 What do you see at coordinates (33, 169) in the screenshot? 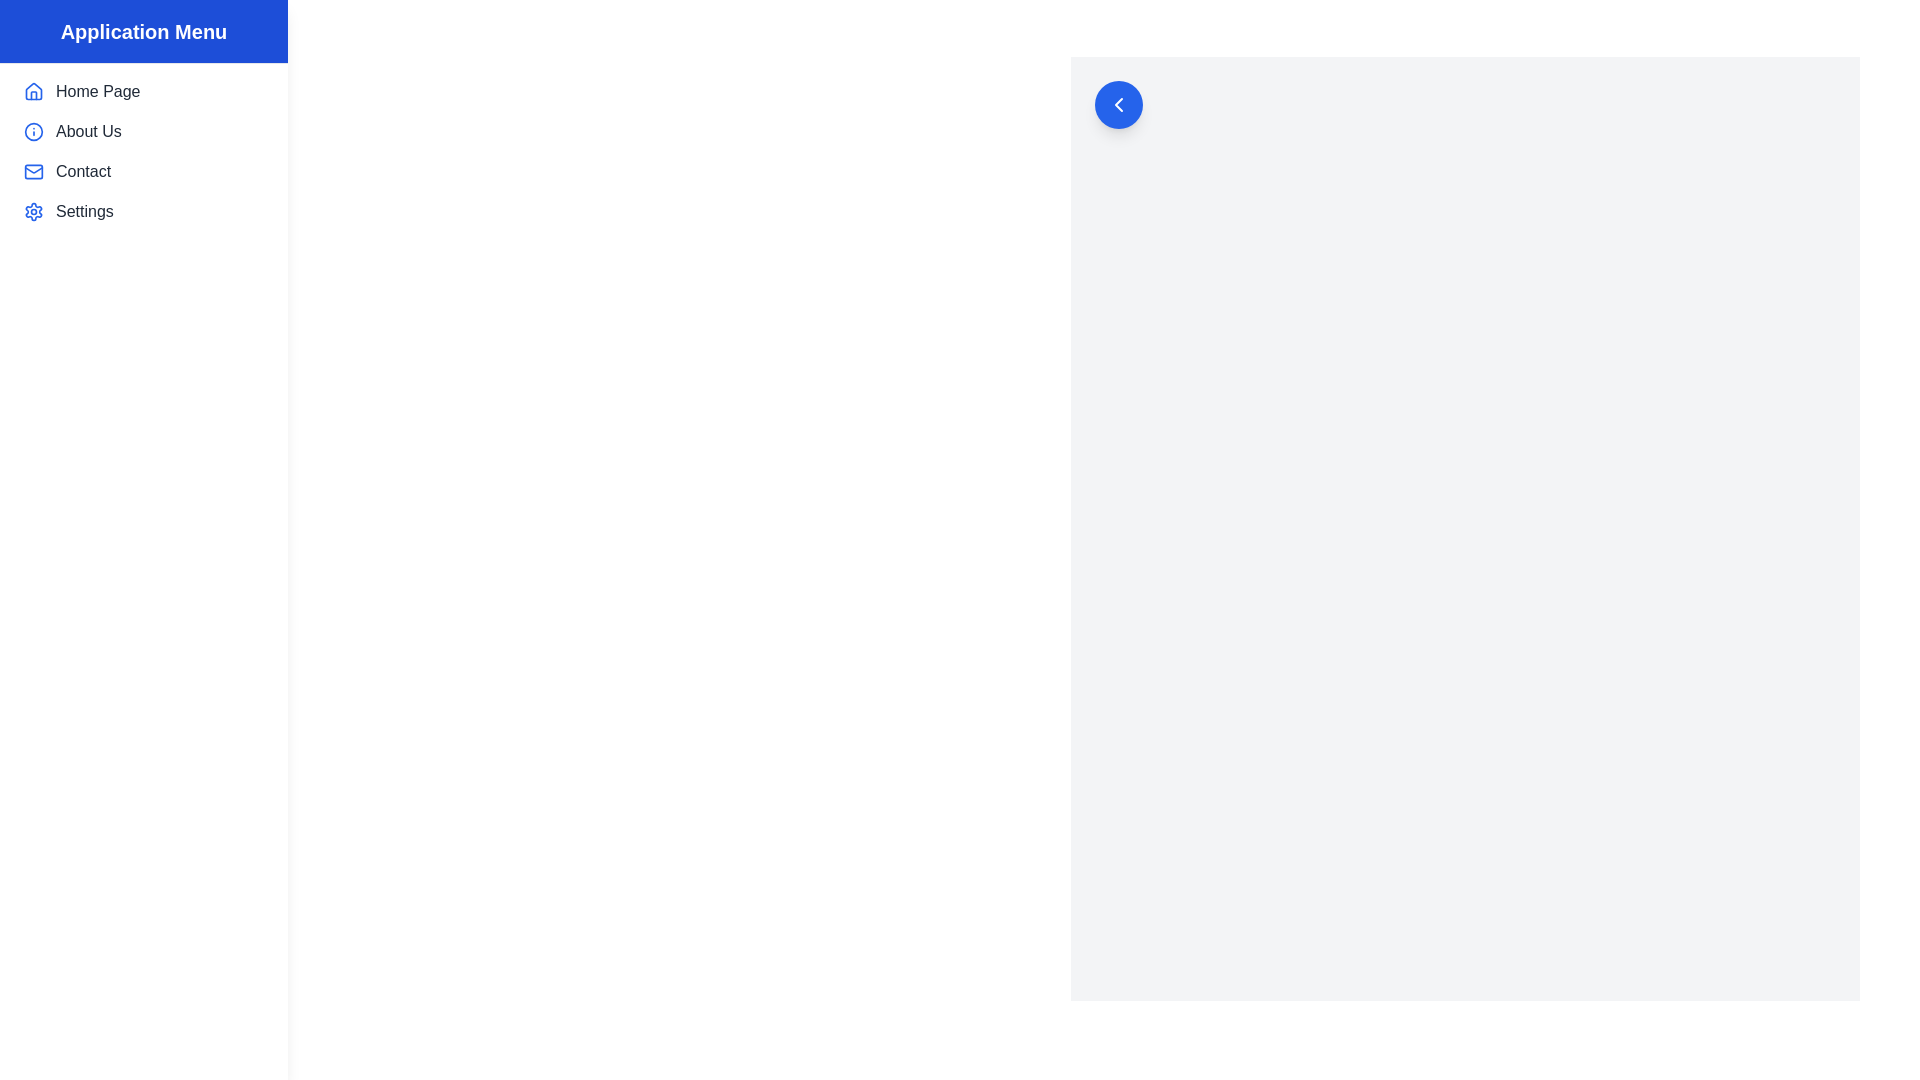
I see `the middle horizontal part of the stylized mail envelope icon located to the right of the 'Contact' label in the left panel of the application menu` at bounding box center [33, 169].